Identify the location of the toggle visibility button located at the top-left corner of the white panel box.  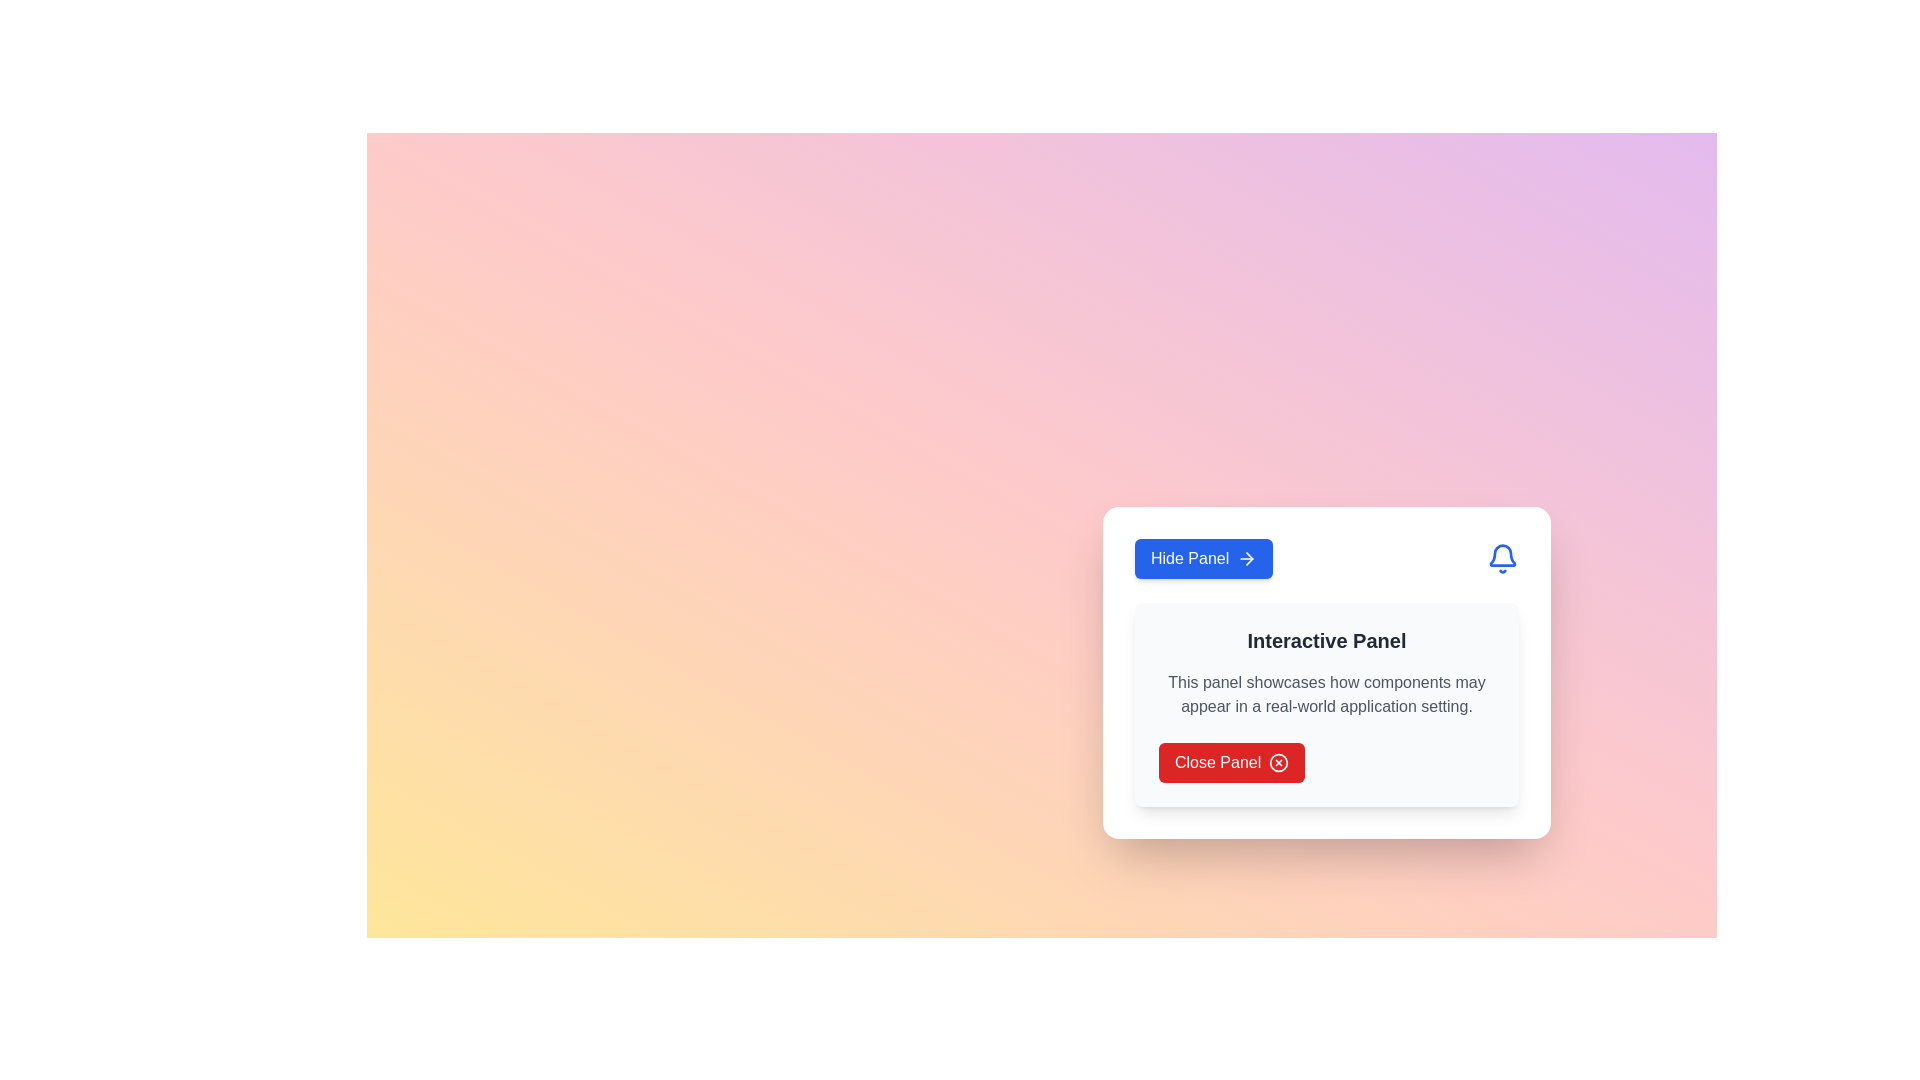
(1203, 559).